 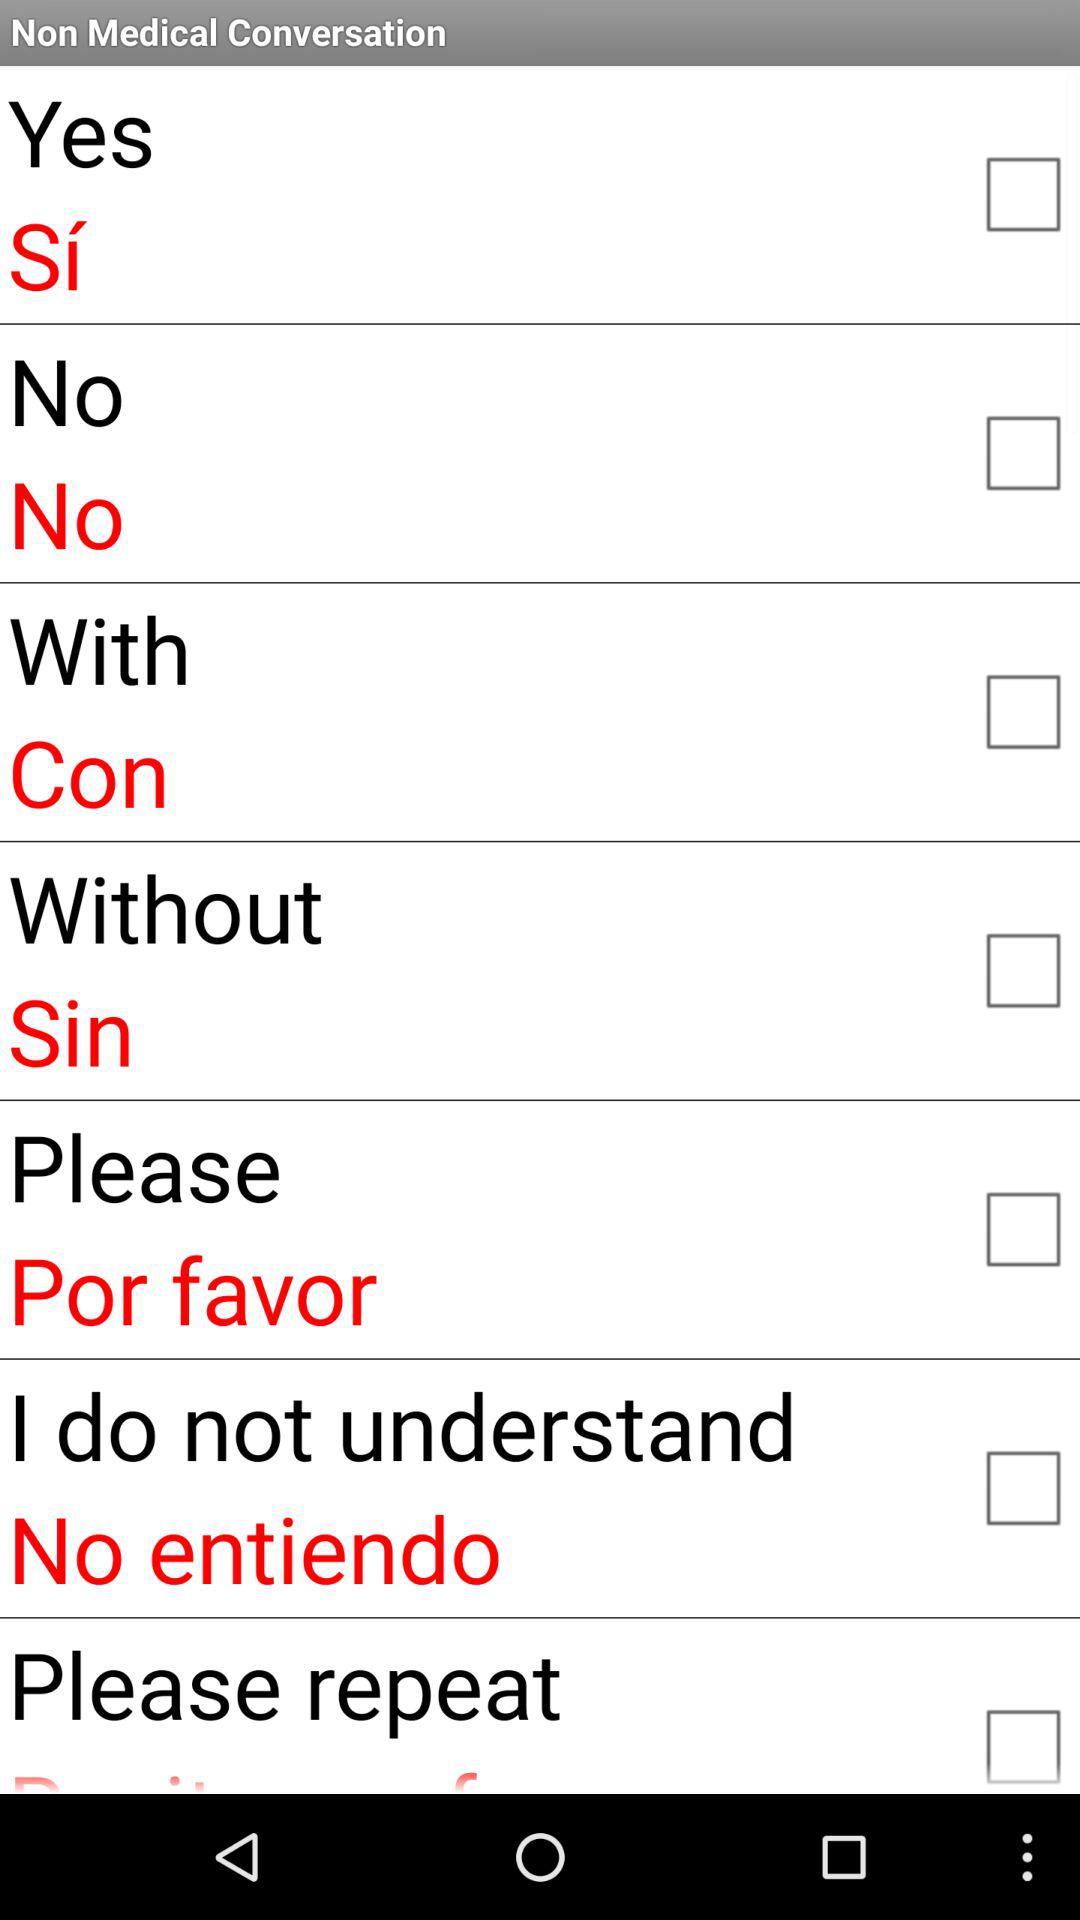 I want to click on without, so click(x=1022, y=969).